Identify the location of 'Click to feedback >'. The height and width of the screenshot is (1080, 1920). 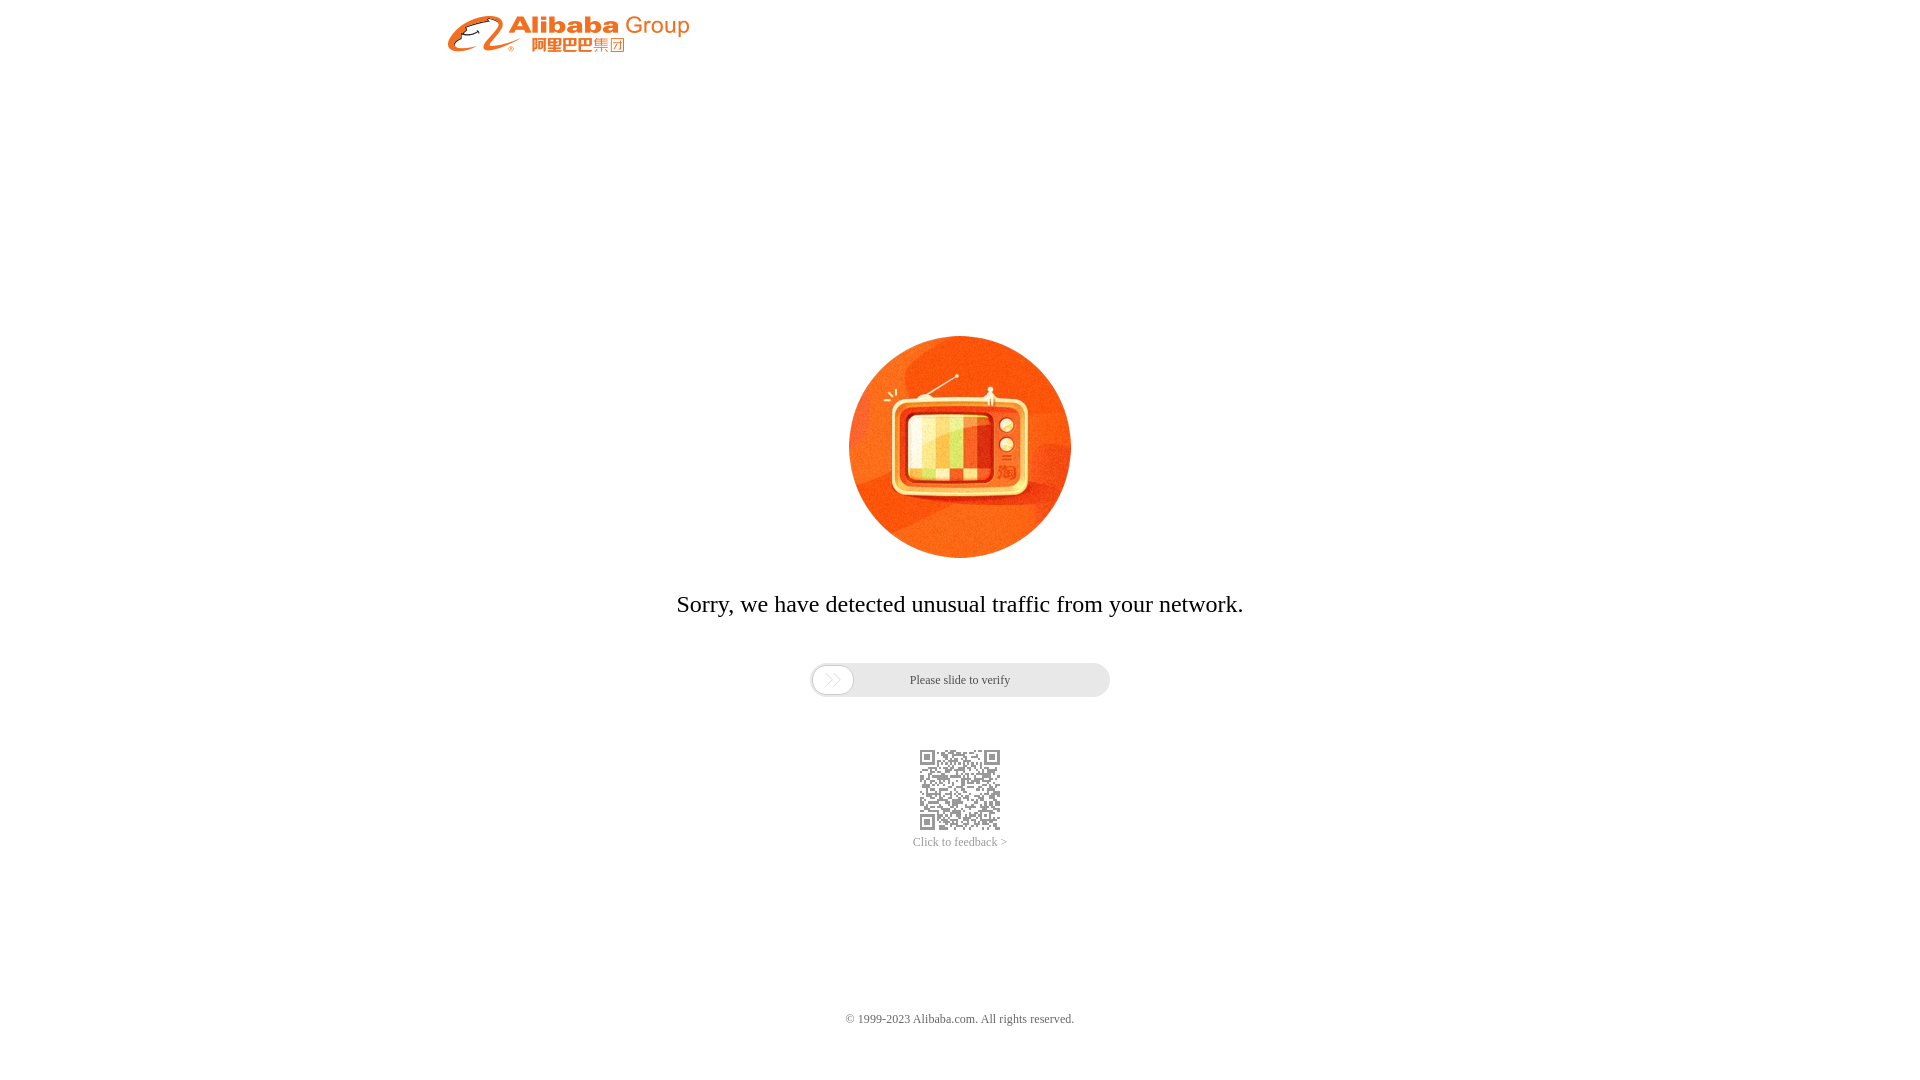
(911, 842).